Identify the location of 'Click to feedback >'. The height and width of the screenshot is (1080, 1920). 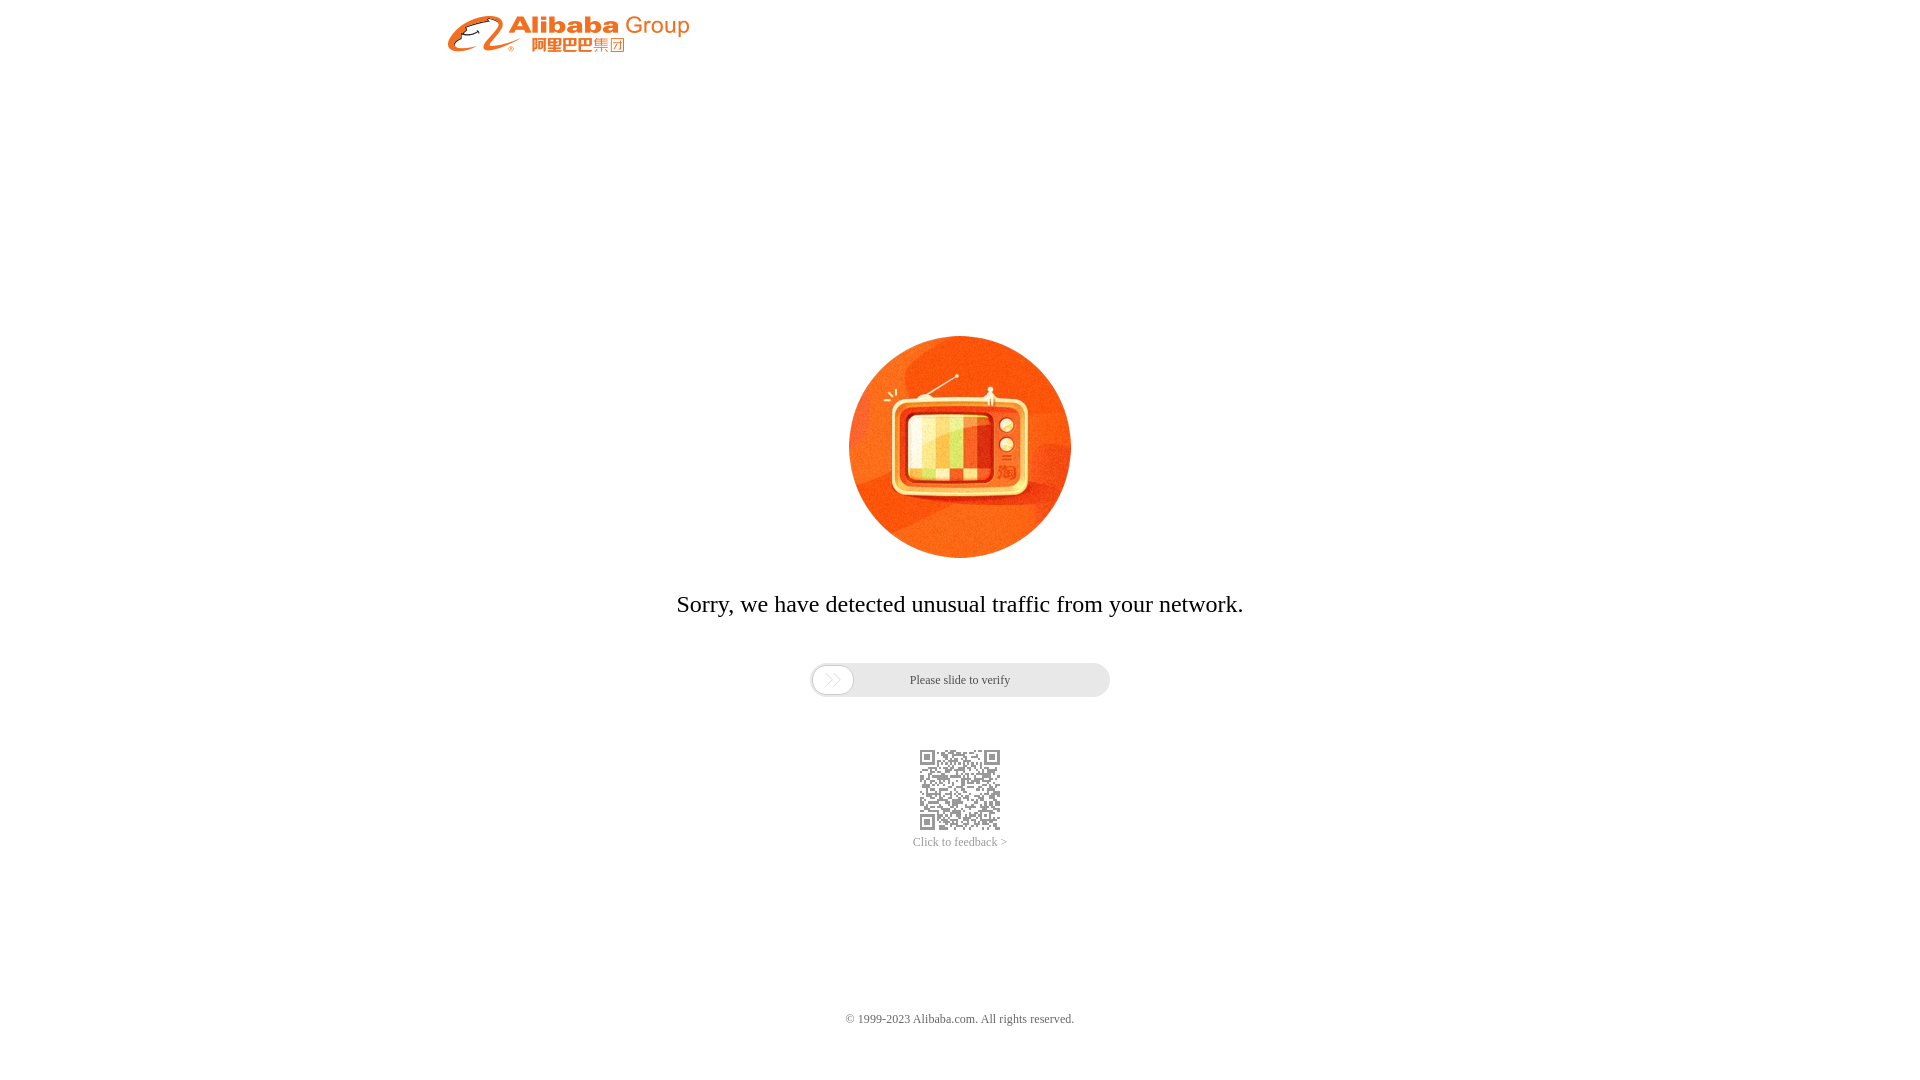
(911, 842).